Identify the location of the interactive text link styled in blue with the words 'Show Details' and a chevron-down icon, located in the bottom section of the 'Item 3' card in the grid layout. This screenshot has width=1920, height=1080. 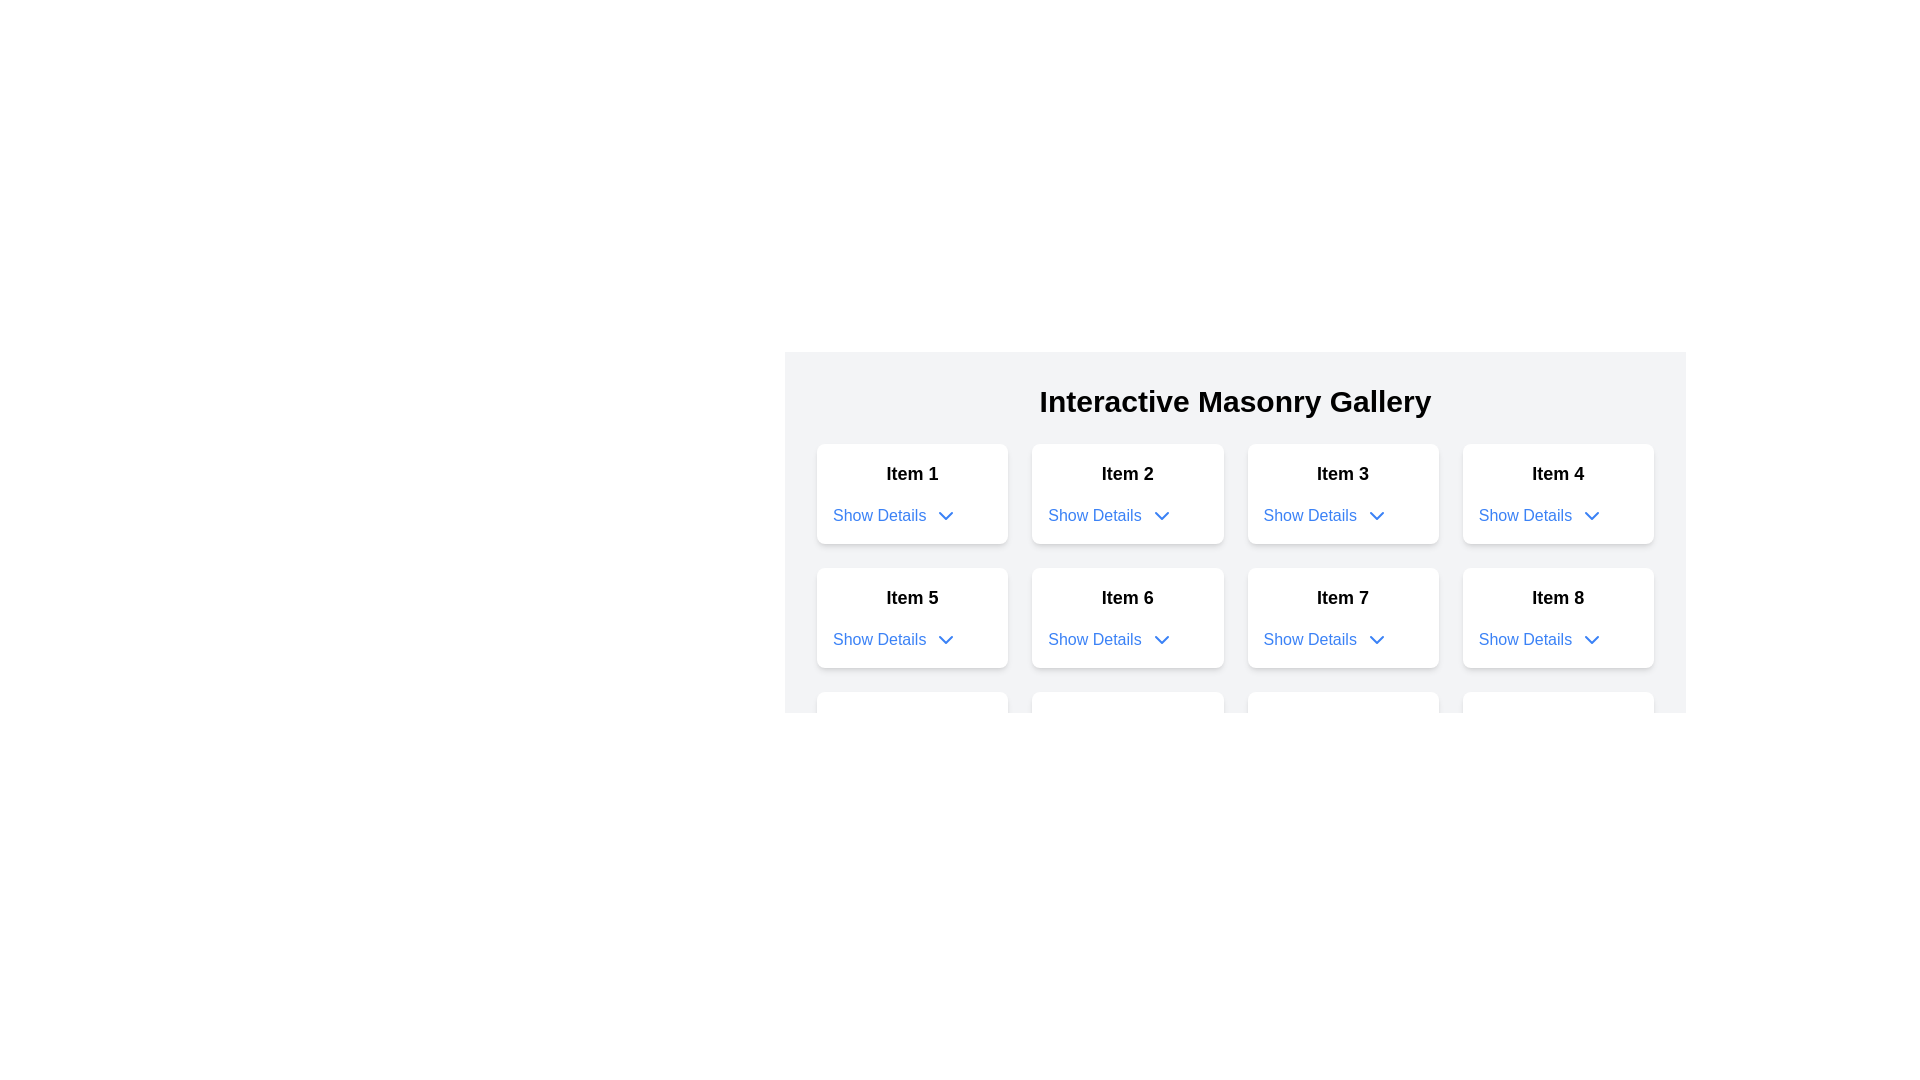
(1326, 515).